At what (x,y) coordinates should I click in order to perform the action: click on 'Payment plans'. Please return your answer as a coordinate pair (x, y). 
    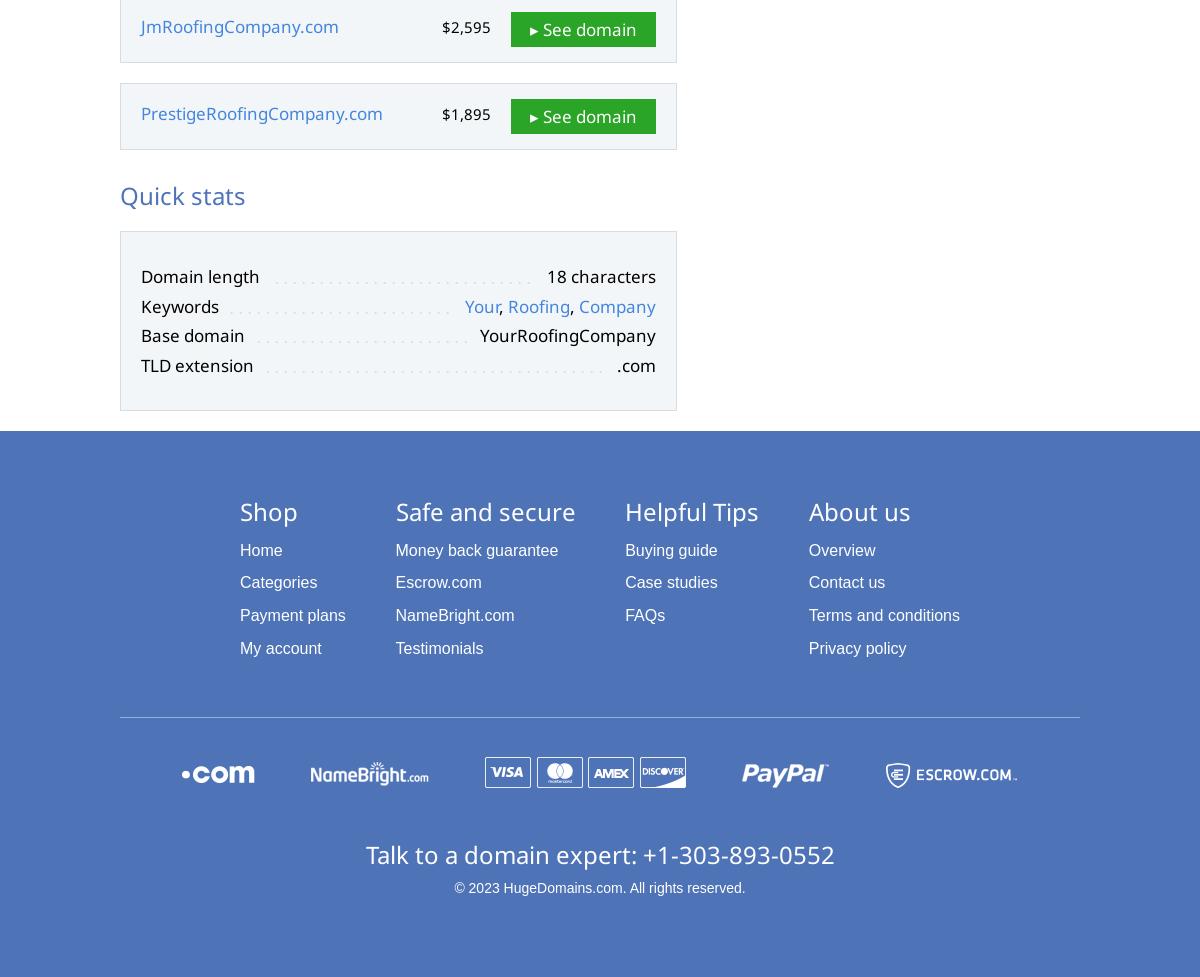
    Looking at the image, I should click on (239, 614).